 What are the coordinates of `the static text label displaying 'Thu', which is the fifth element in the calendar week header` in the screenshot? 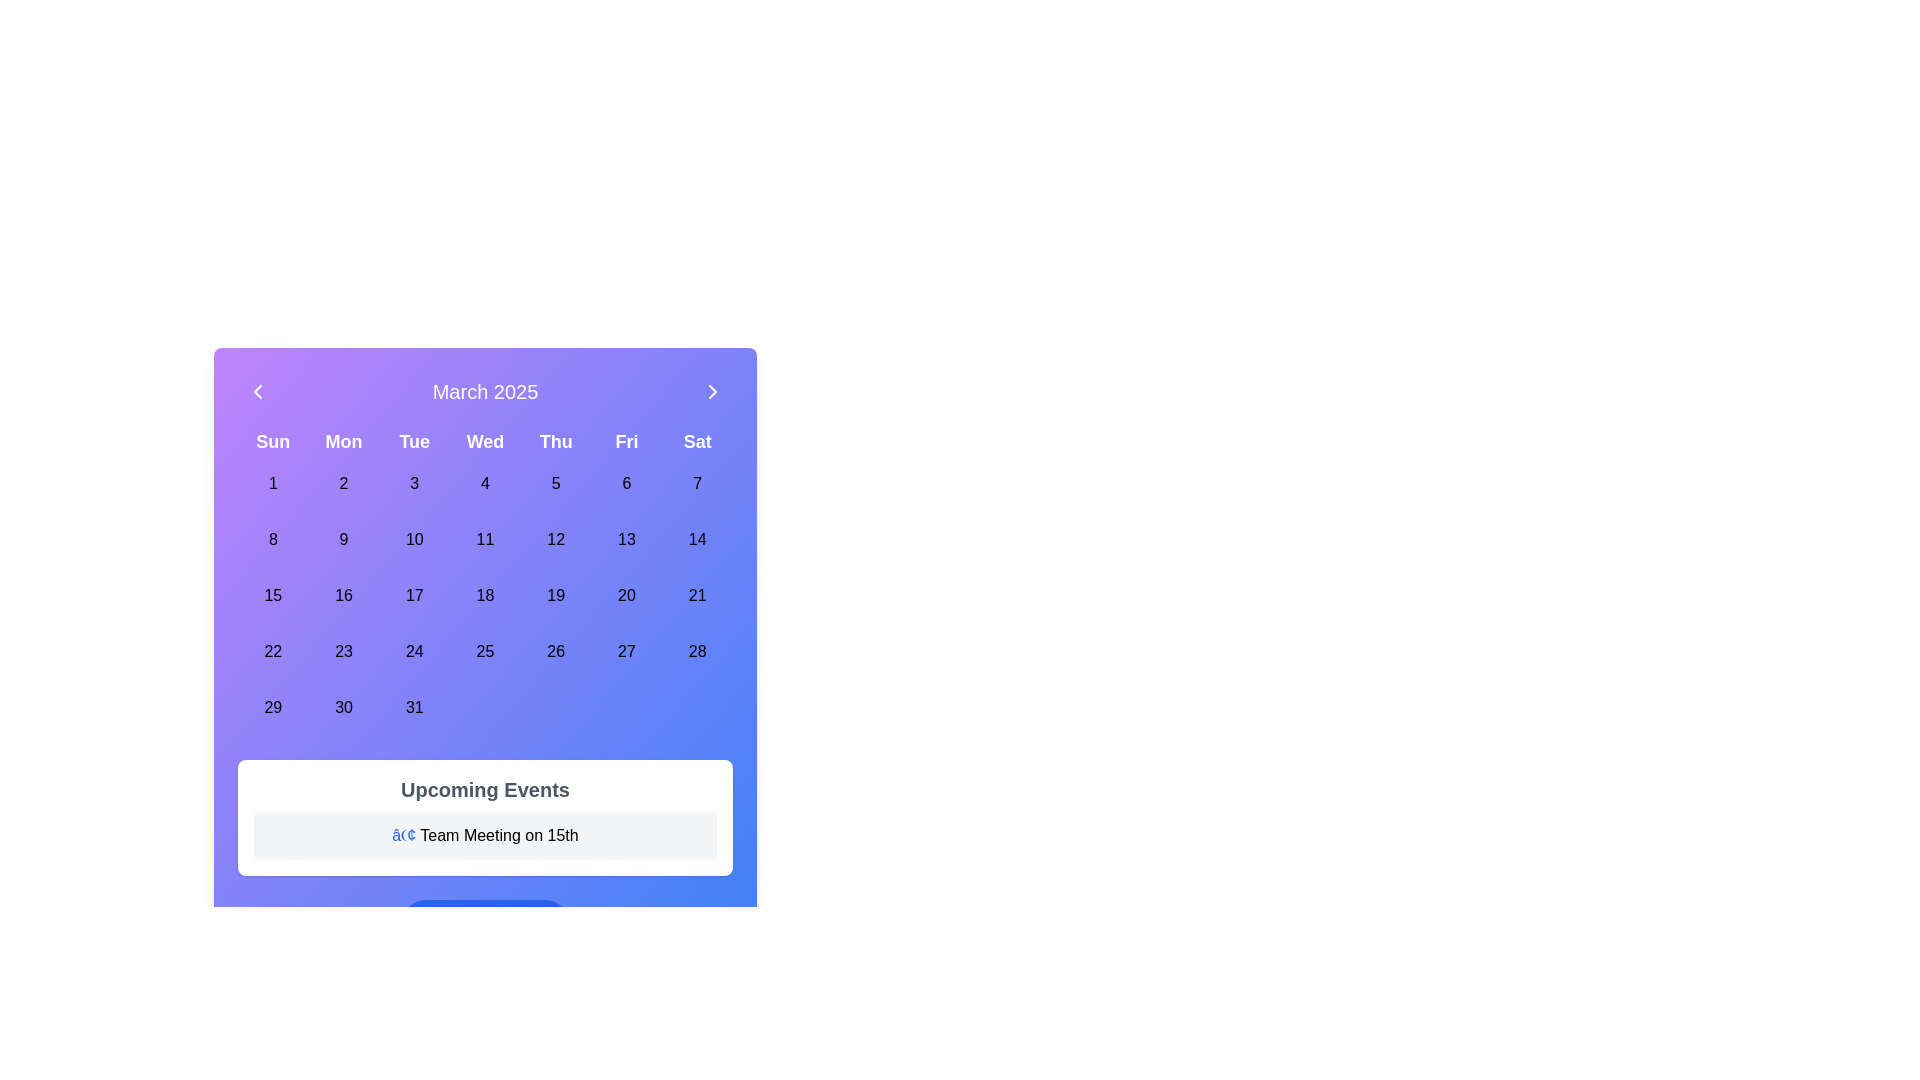 It's located at (556, 441).